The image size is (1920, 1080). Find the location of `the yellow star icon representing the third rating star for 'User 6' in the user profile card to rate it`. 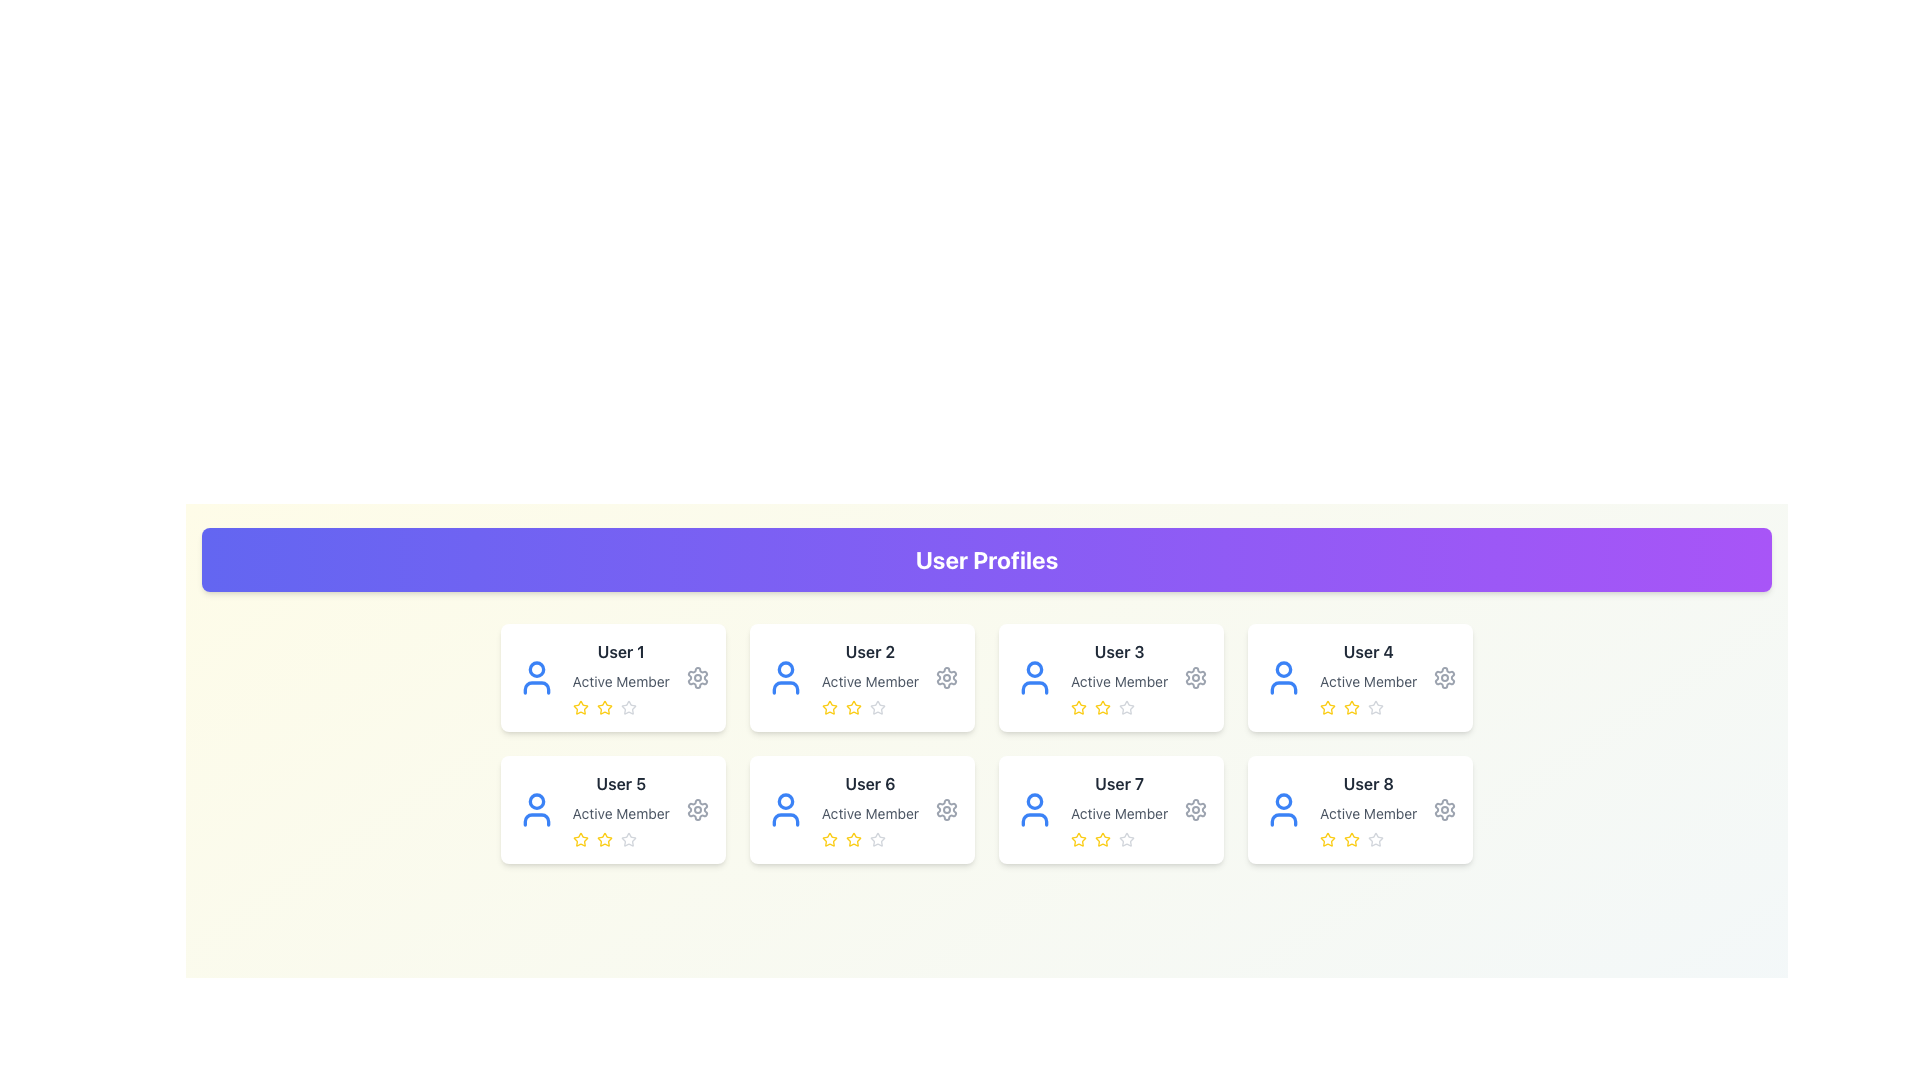

the yellow star icon representing the third rating star for 'User 6' in the user profile card to rate it is located at coordinates (853, 840).